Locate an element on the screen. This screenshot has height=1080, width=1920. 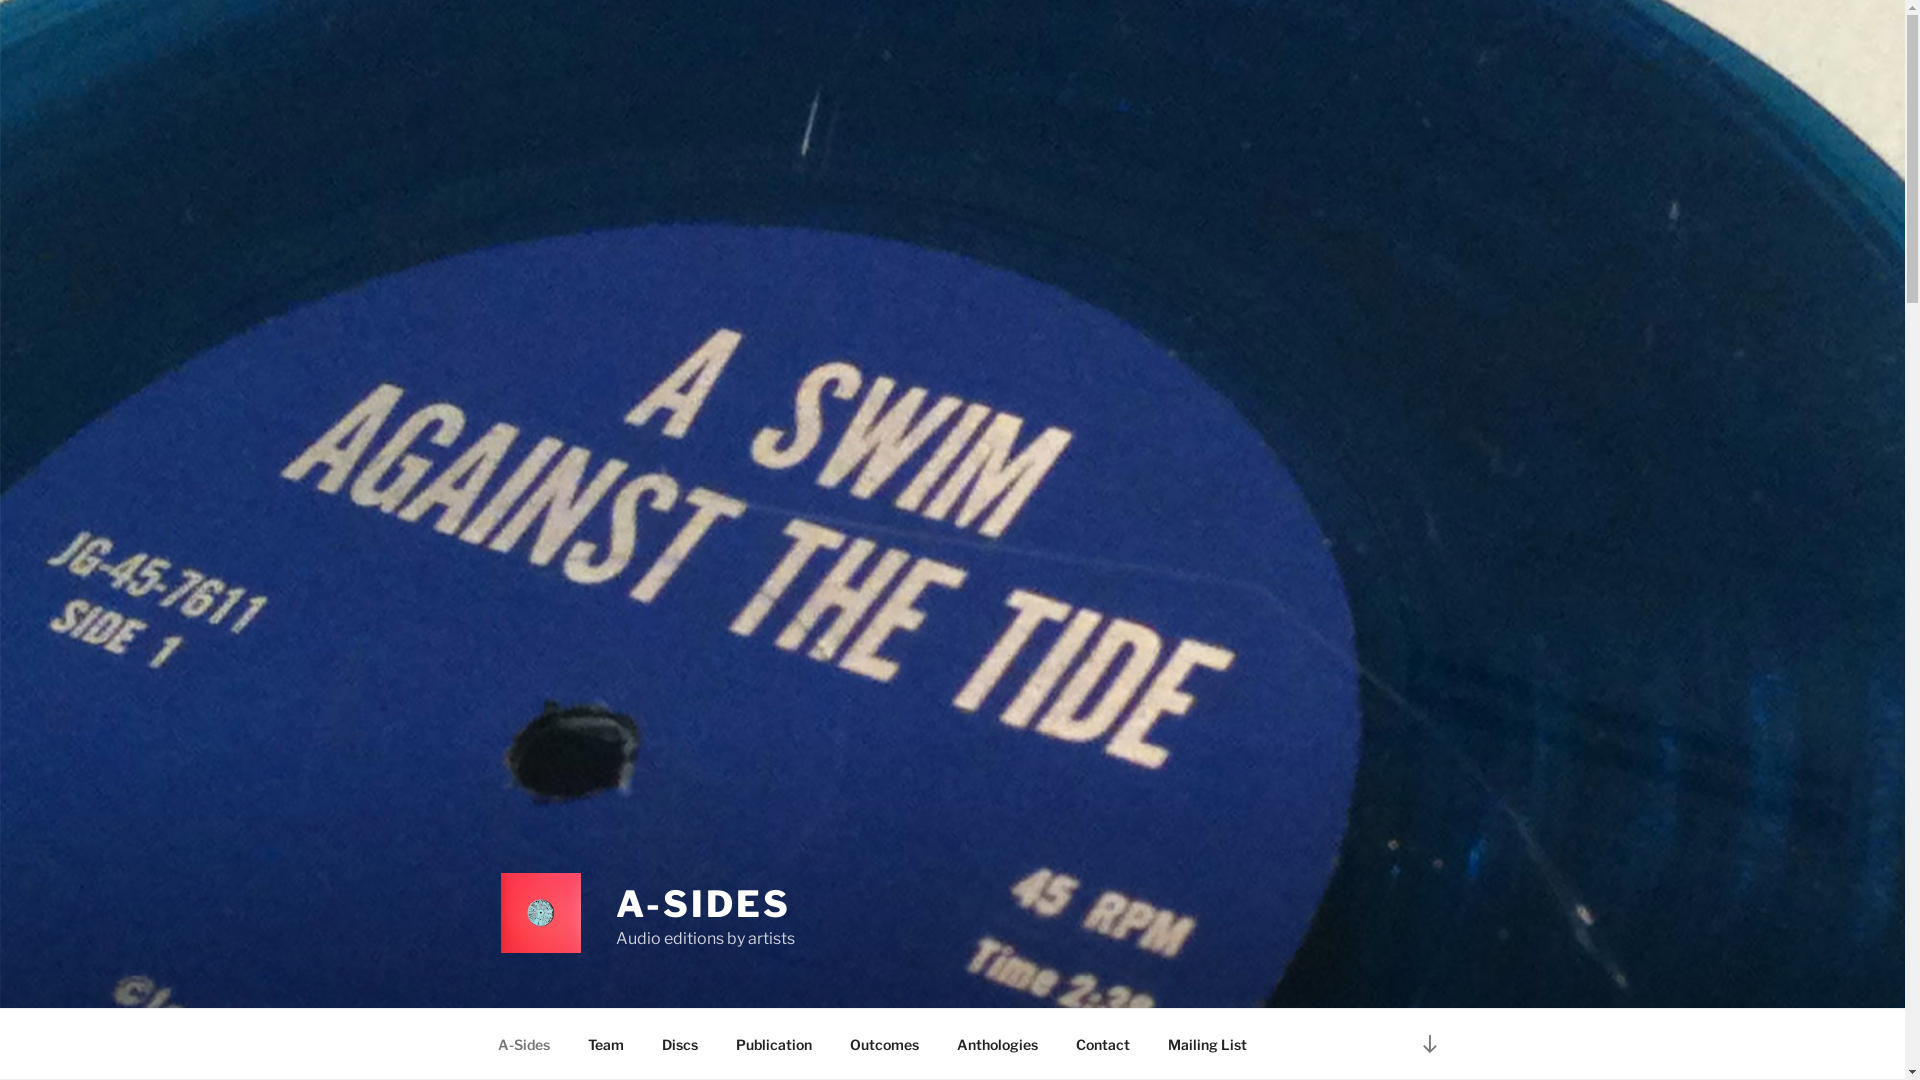
'Discs' is located at coordinates (679, 1043).